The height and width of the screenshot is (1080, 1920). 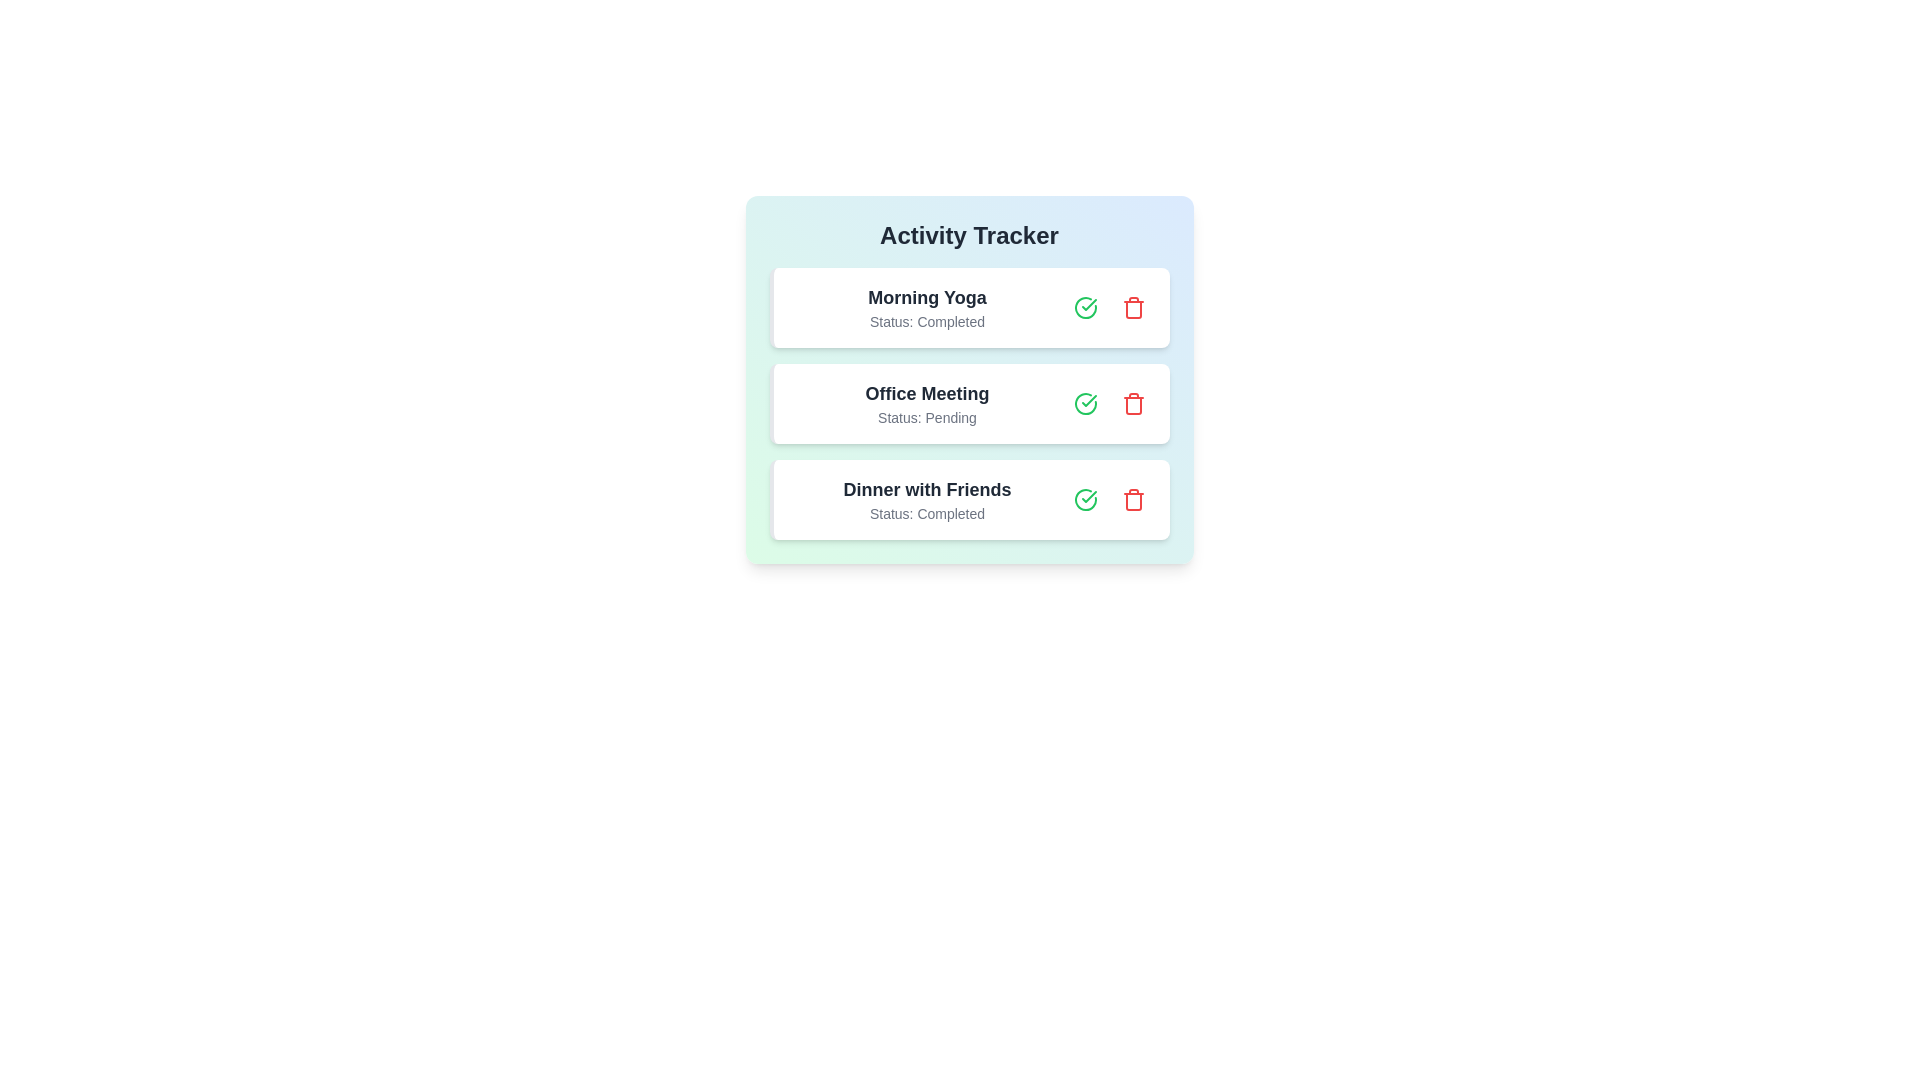 I want to click on trash can button to remove the activity Morning Yoga, so click(x=1133, y=308).